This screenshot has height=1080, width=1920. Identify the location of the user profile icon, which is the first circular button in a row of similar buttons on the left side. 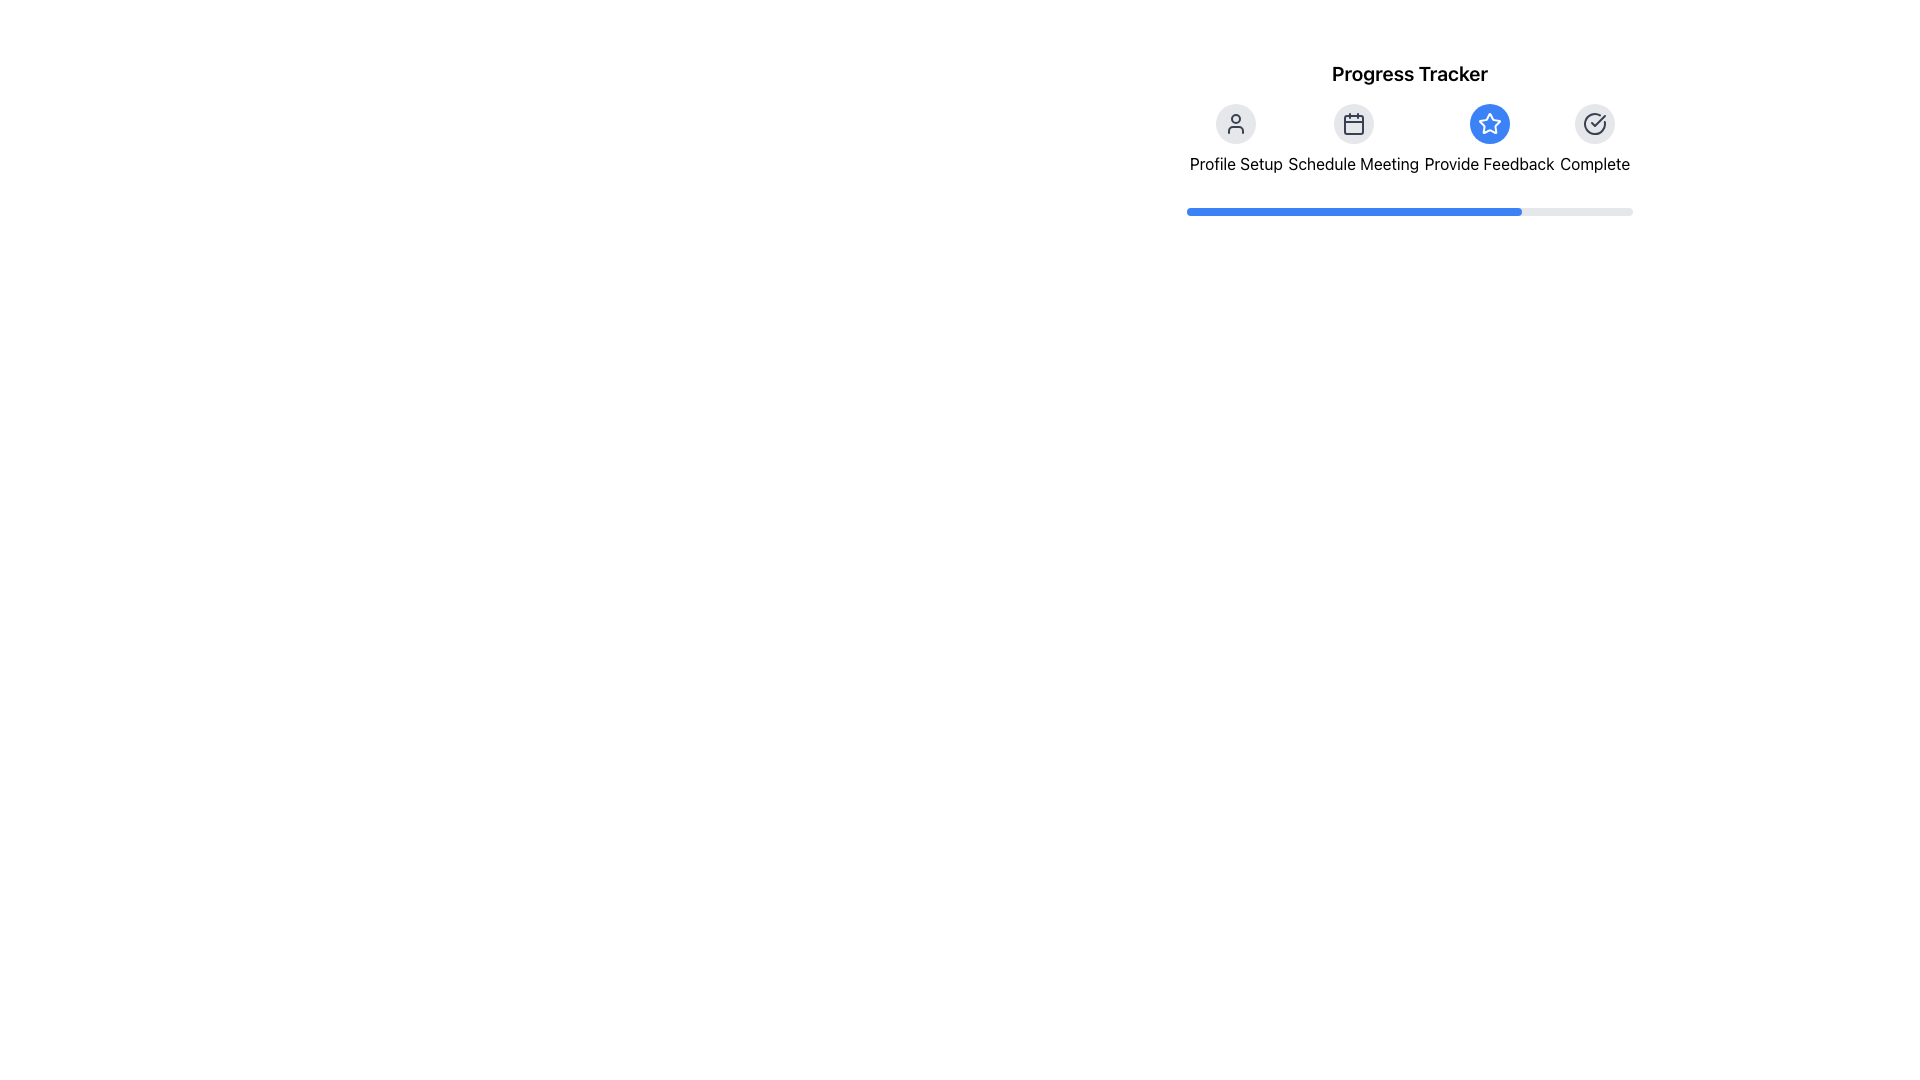
(1235, 123).